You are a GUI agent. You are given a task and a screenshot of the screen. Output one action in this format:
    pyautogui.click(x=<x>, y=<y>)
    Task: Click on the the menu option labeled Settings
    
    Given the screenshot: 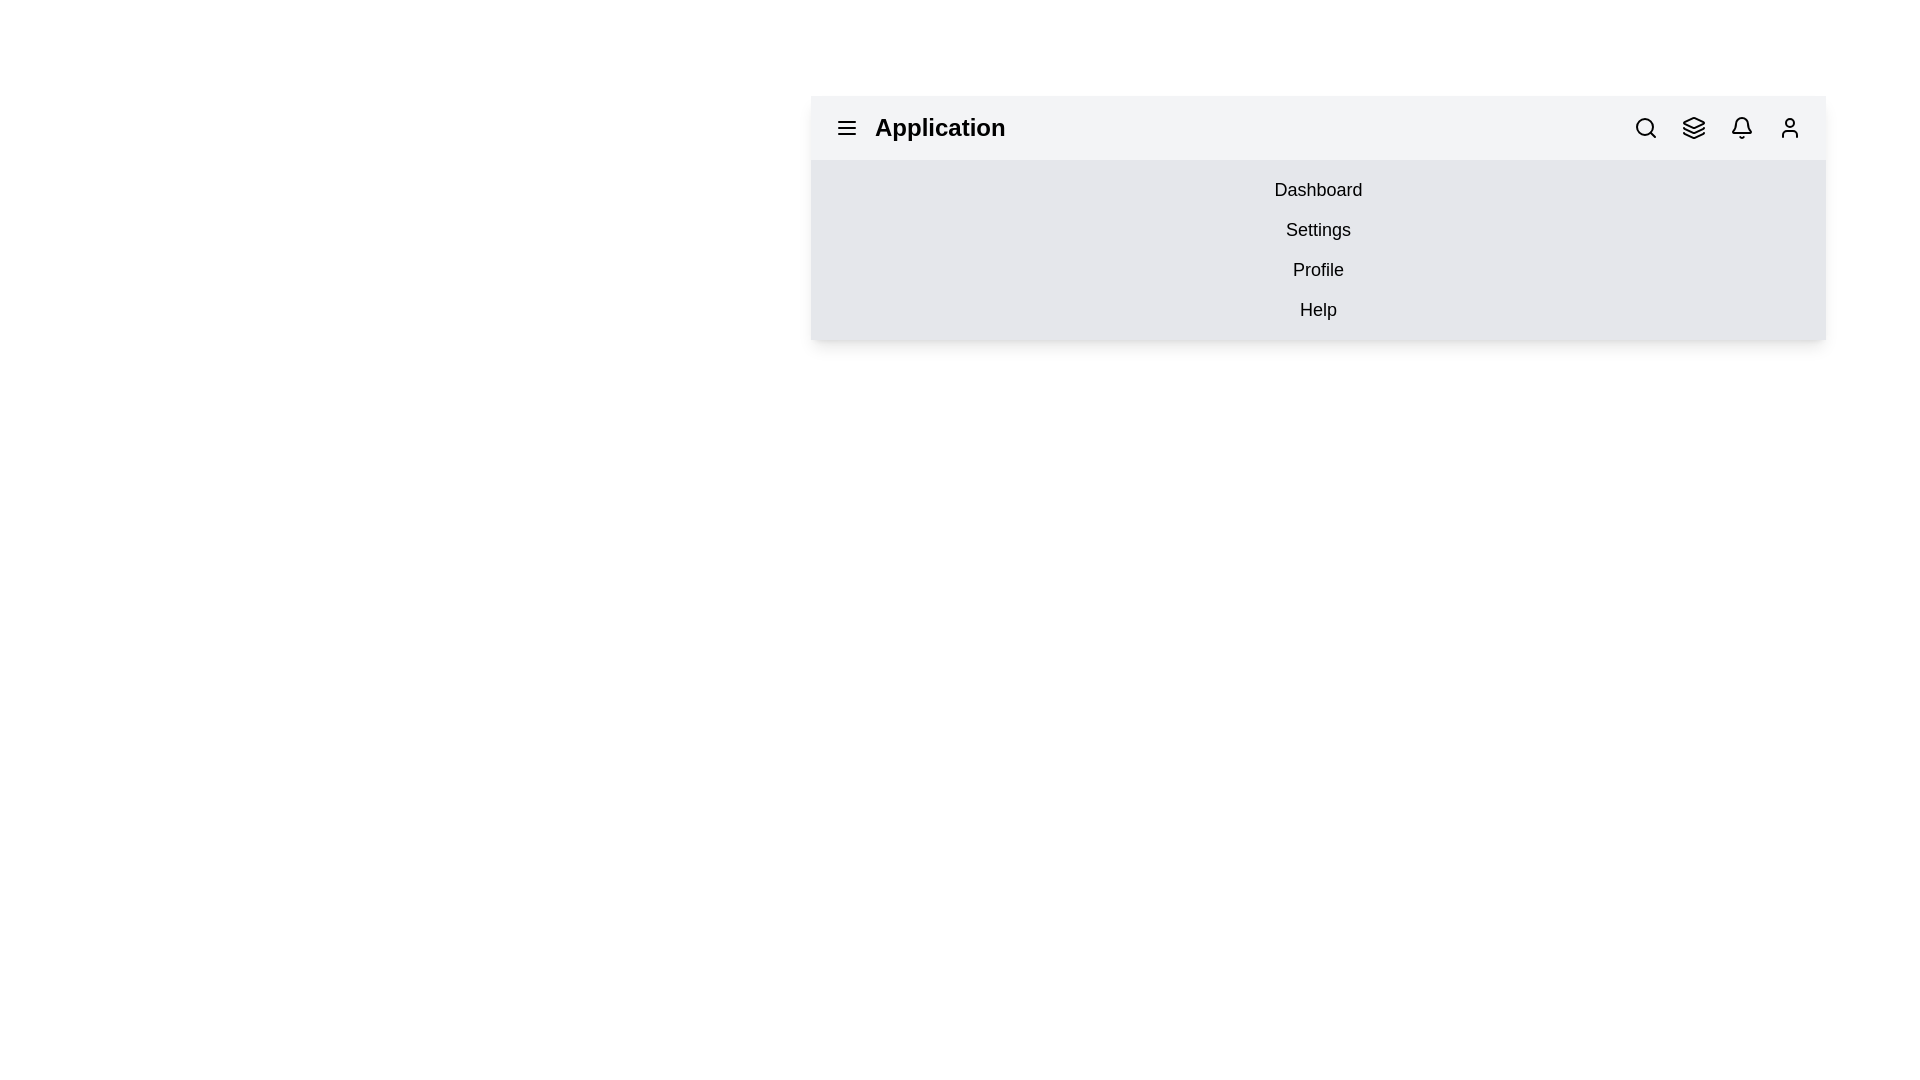 What is the action you would take?
    pyautogui.click(x=1318, y=229)
    